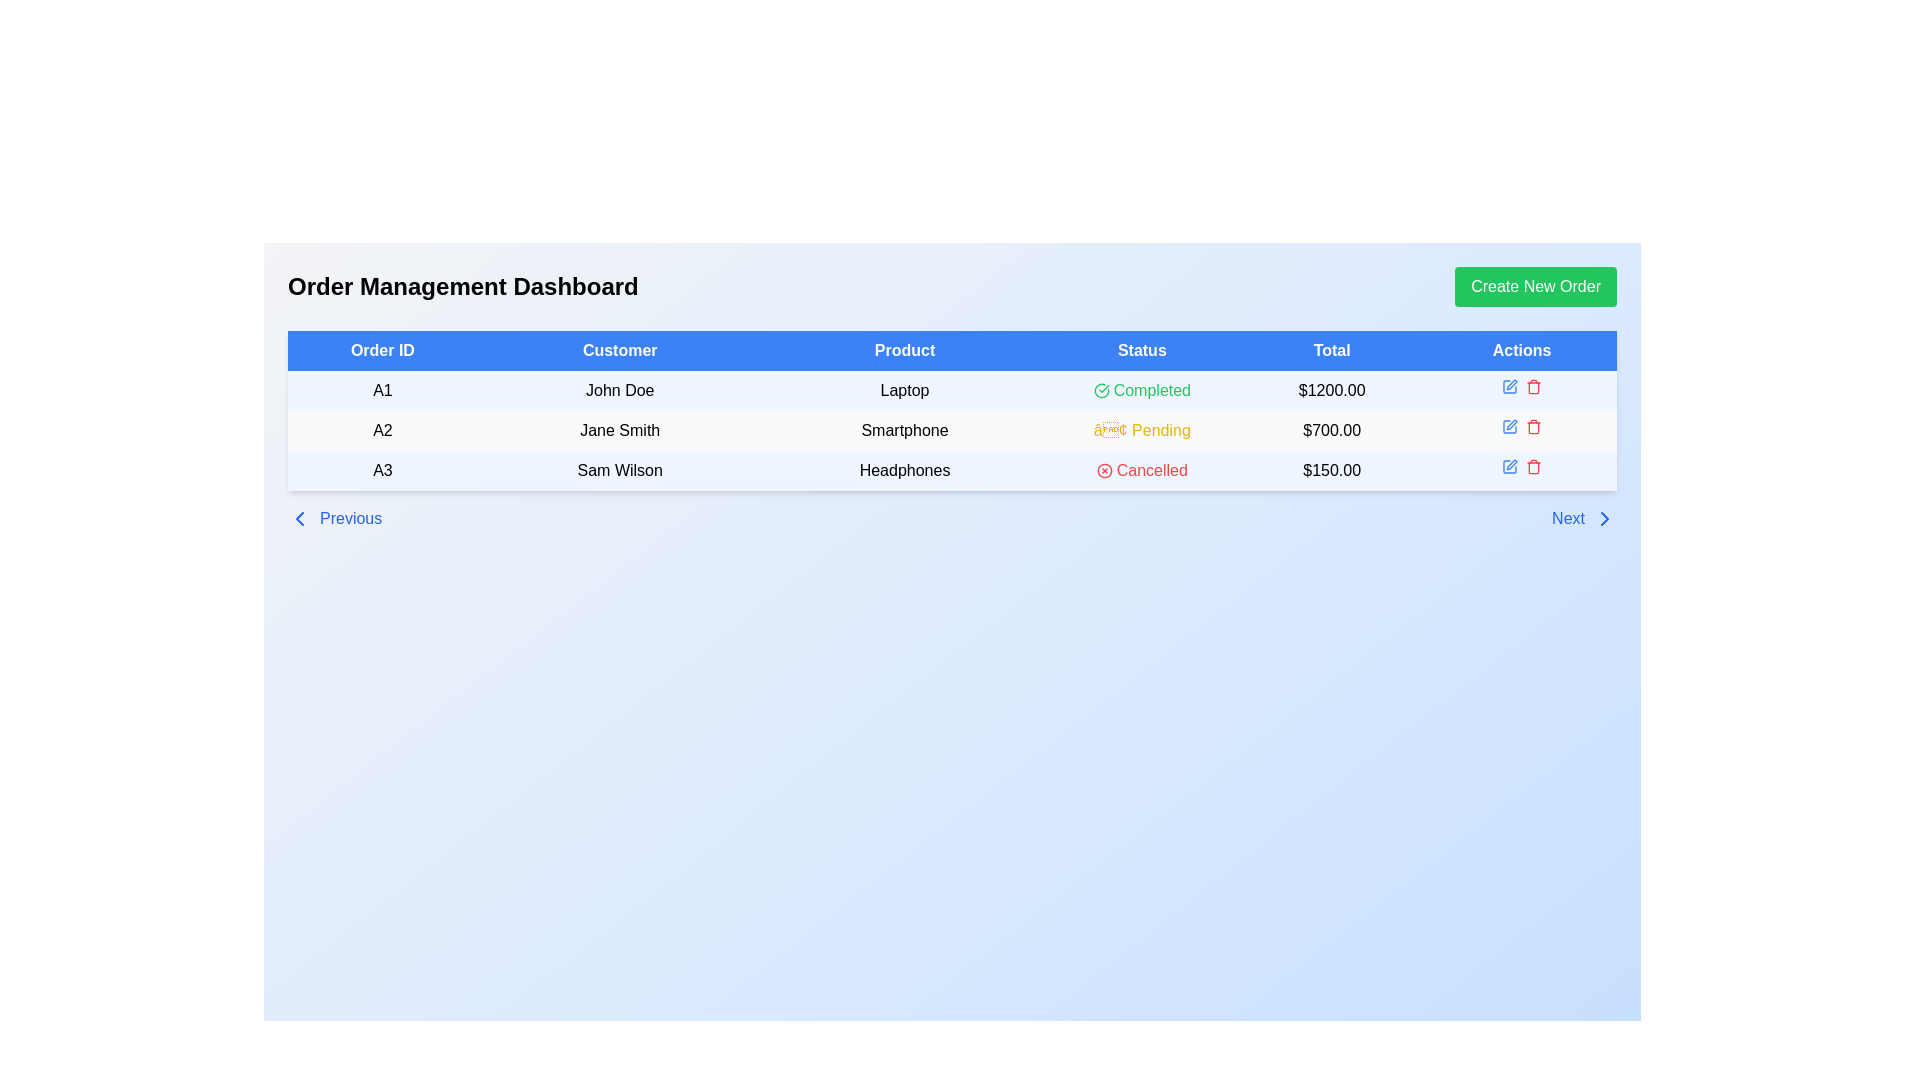  What do you see at coordinates (1510, 386) in the screenshot?
I see `the edit icon button located in the third row of the 'Actions' column of the table` at bounding box center [1510, 386].